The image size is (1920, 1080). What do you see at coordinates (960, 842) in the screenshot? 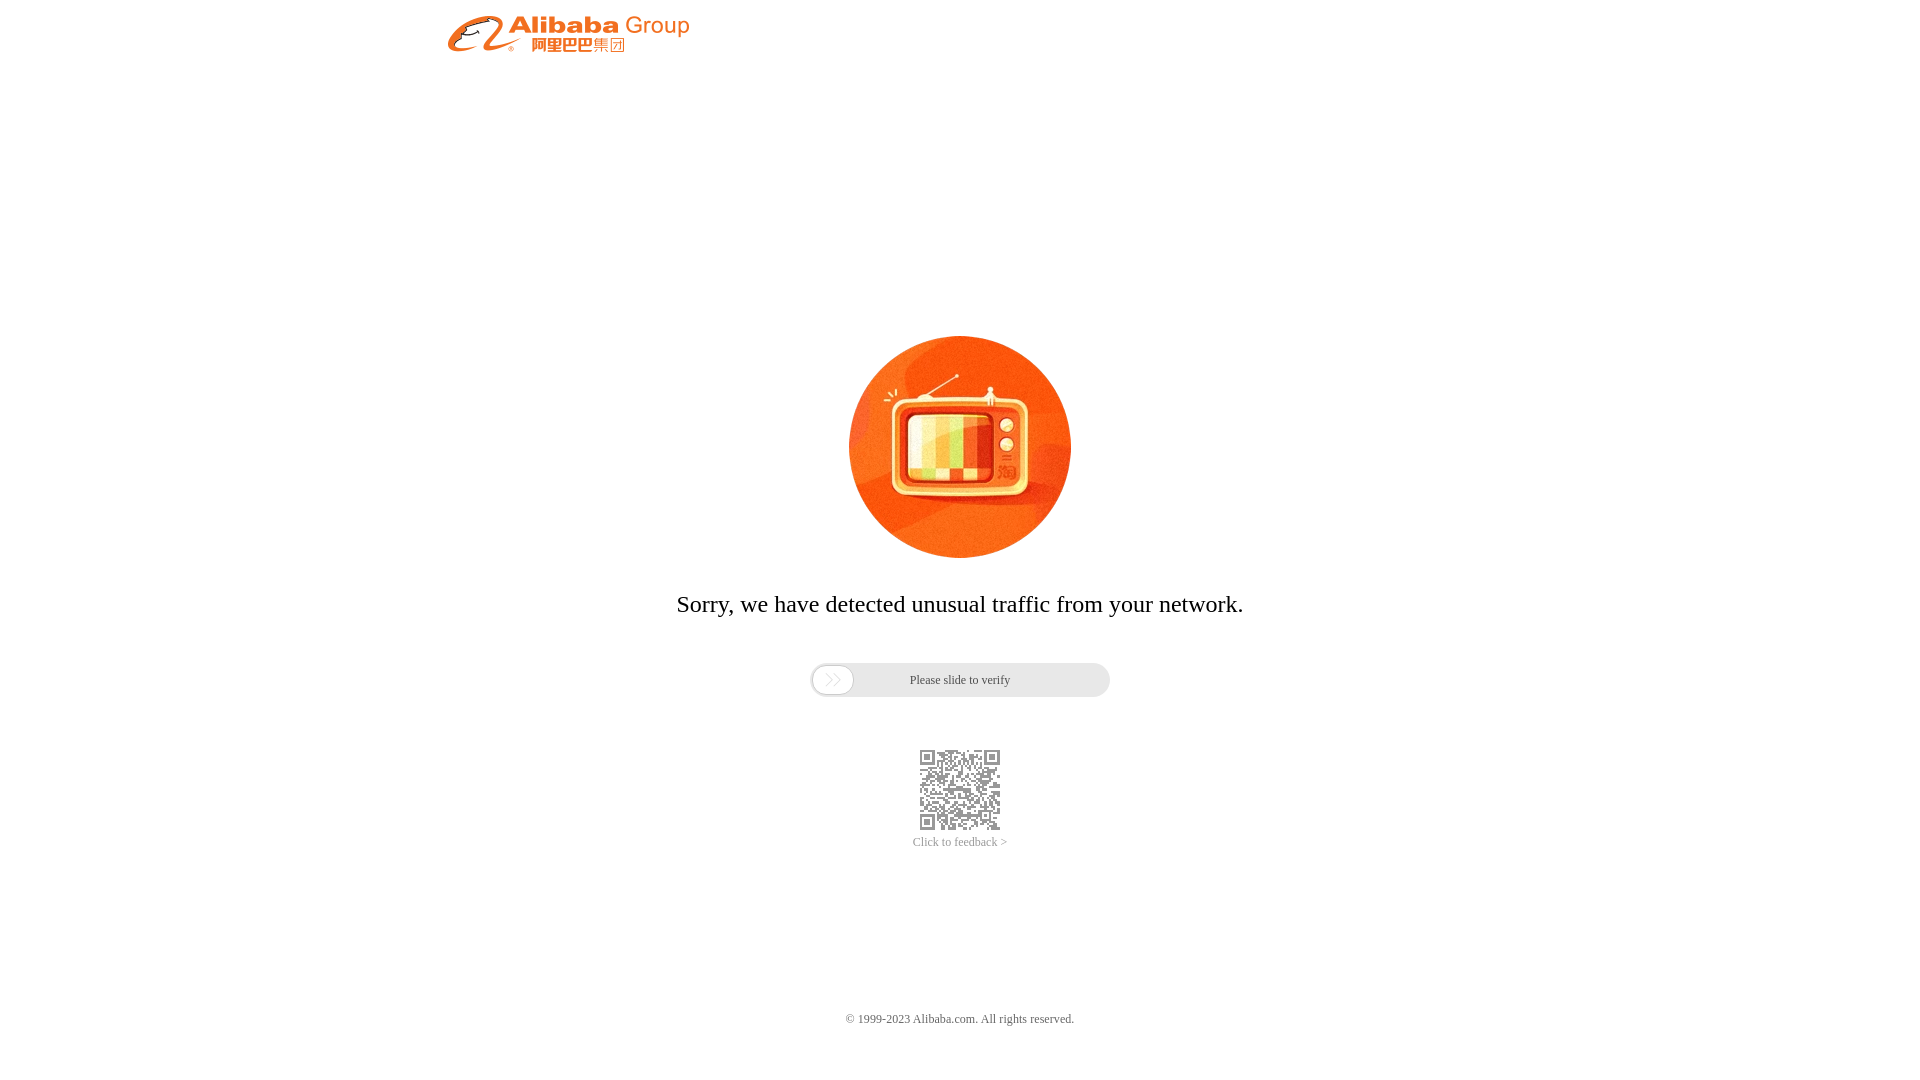
I see `'Click to feedback >'` at bounding box center [960, 842].